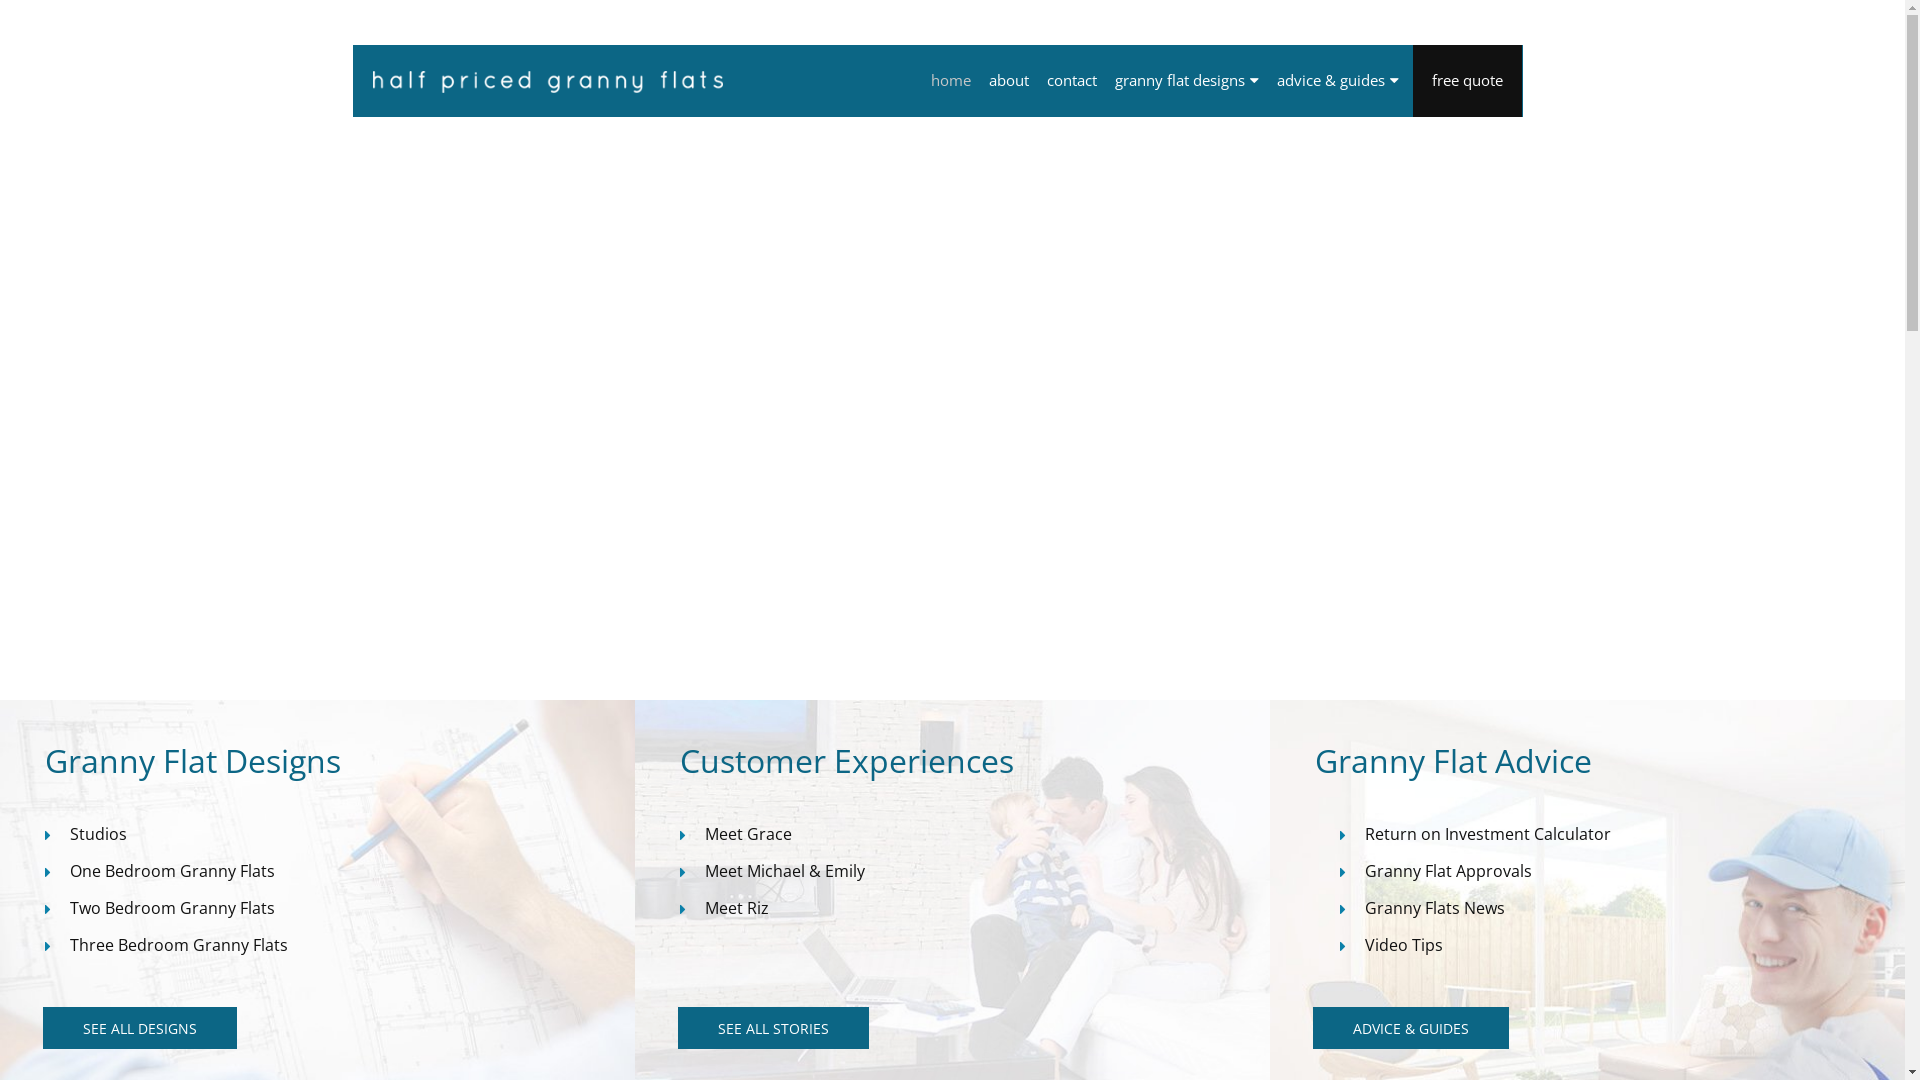 The height and width of the screenshot is (1080, 1920). What do you see at coordinates (1434, 907) in the screenshot?
I see `'Granny Flats News'` at bounding box center [1434, 907].